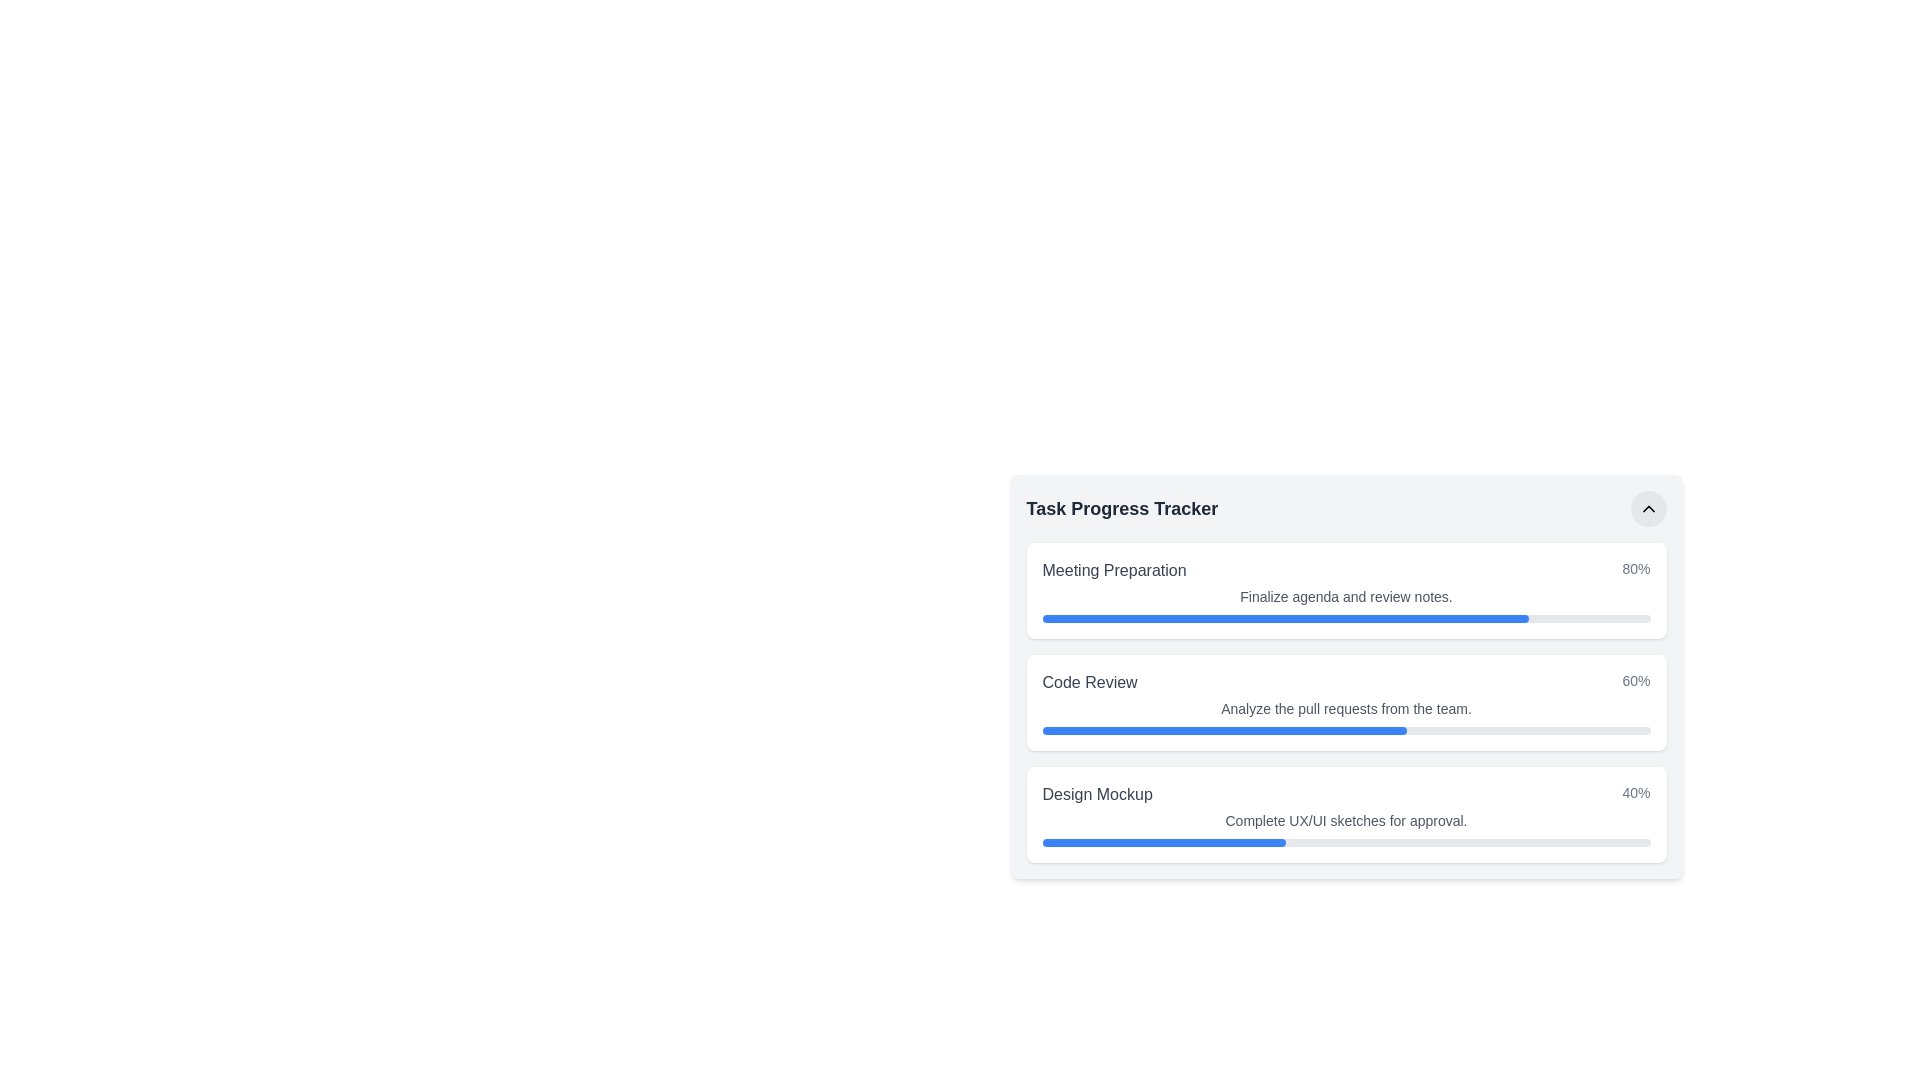  What do you see at coordinates (1088, 681) in the screenshot?
I see `the static text label 'Code Review' located in the second task item of the 'Task Progress Tracker', aligned with the percentage indicator '60%'` at bounding box center [1088, 681].